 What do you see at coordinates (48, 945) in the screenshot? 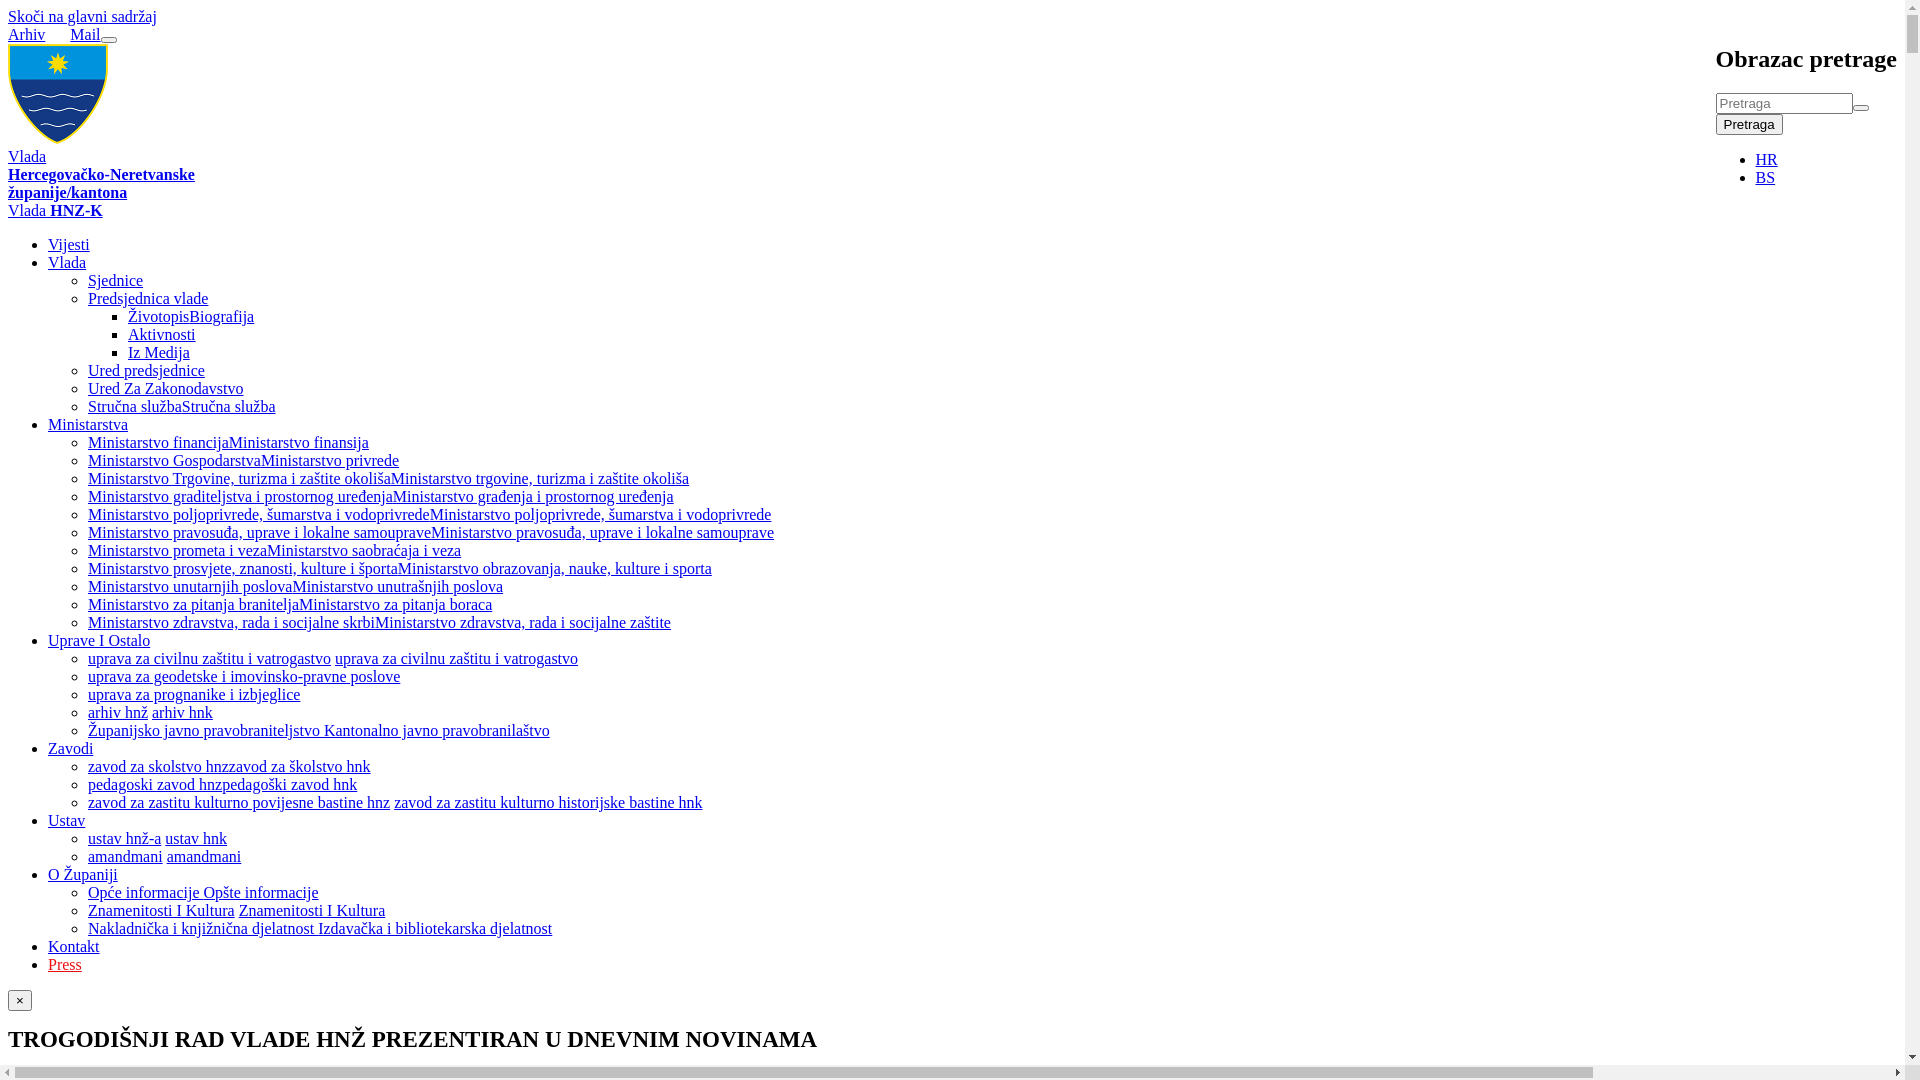
I see `'Kontakt'` at bounding box center [48, 945].